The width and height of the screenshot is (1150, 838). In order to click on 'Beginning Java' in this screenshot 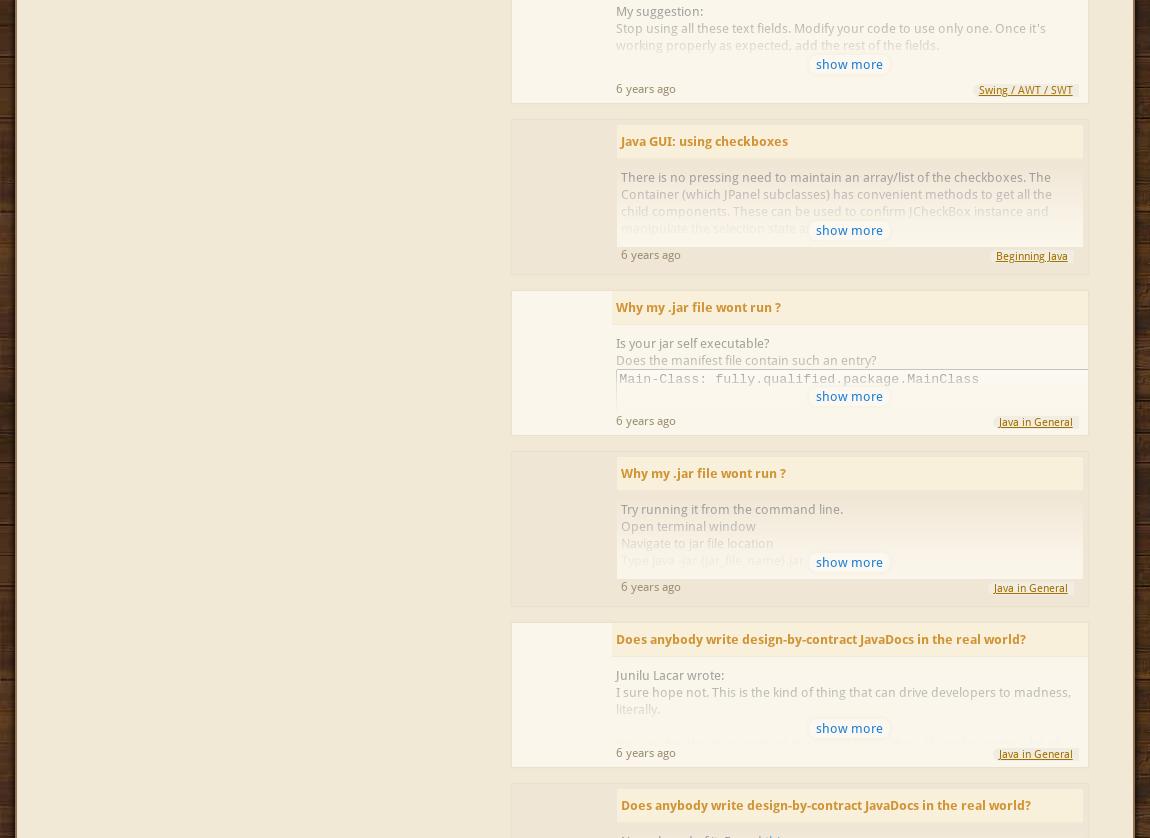, I will do `click(994, 255)`.